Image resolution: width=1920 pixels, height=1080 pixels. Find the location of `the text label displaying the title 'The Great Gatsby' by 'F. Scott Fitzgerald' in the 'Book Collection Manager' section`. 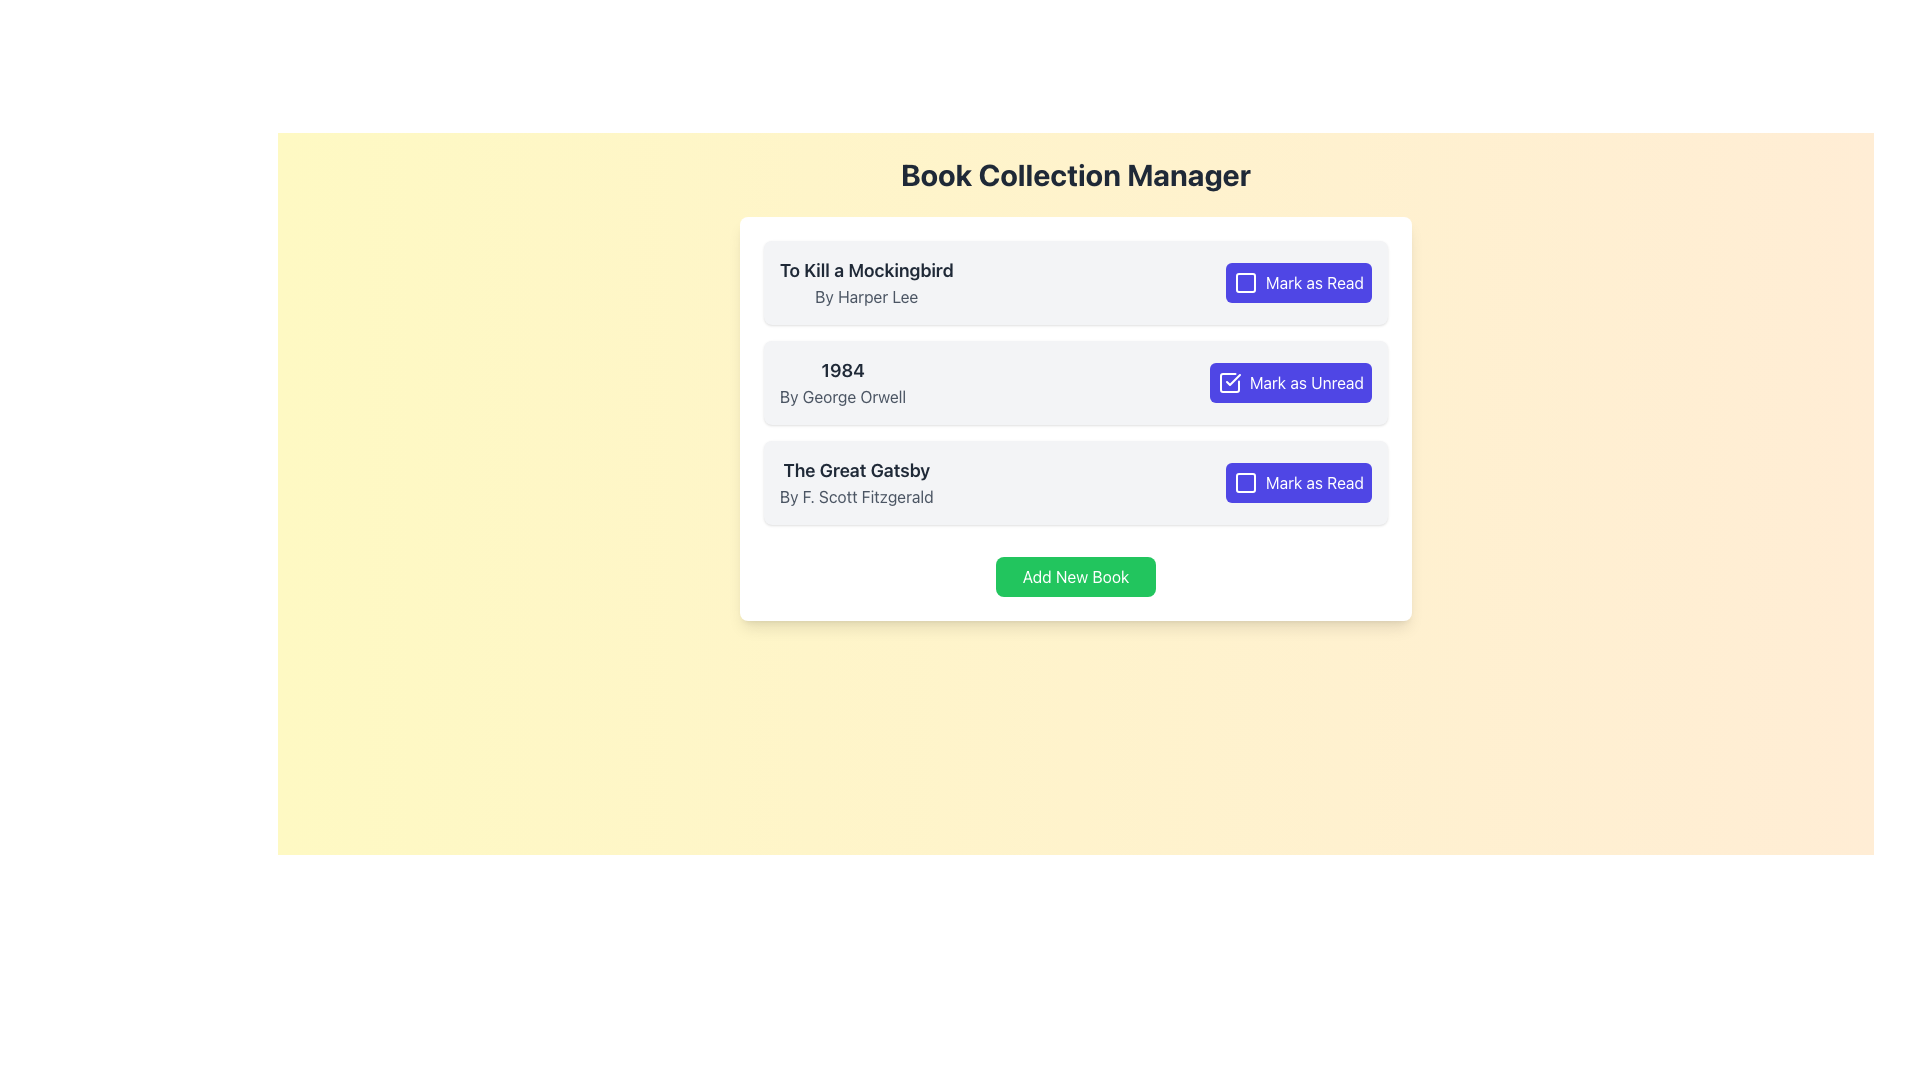

the text label displaying the title 'The Great Gatsby' by 'F. Scott Fitzgerald' in the 'Book Collection Manager' section is located at coordinates (856, 482).